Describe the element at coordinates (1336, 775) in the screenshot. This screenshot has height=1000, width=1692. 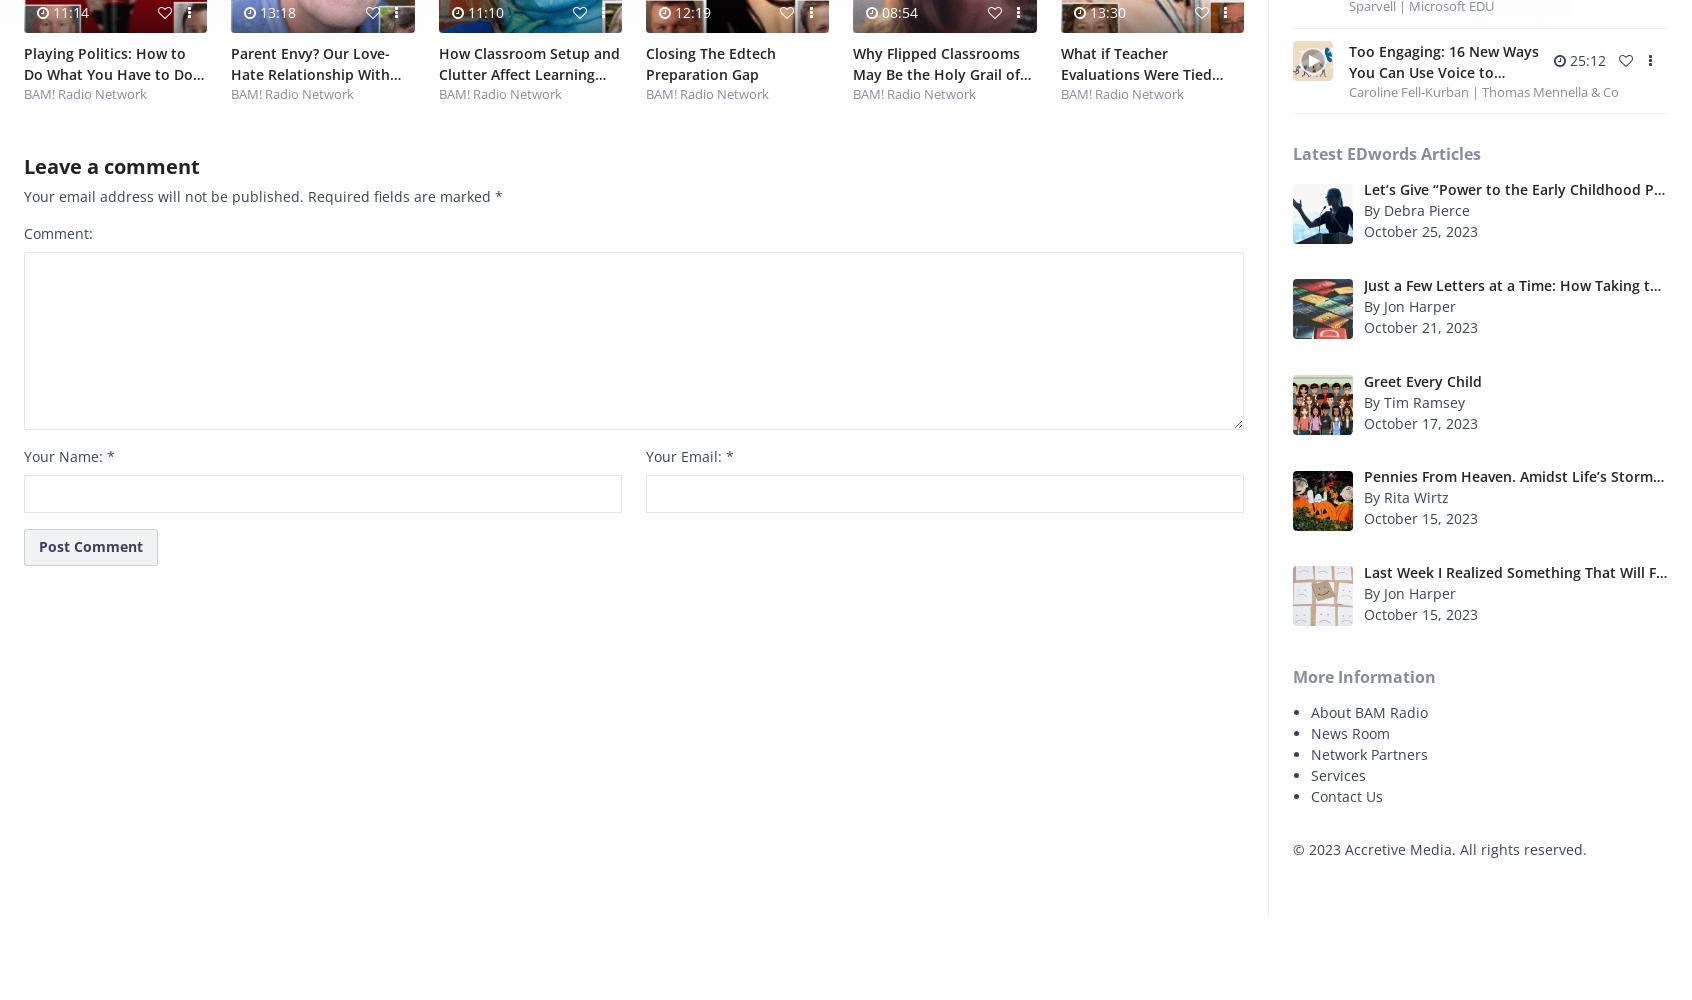
I see `'Services'` at that location.